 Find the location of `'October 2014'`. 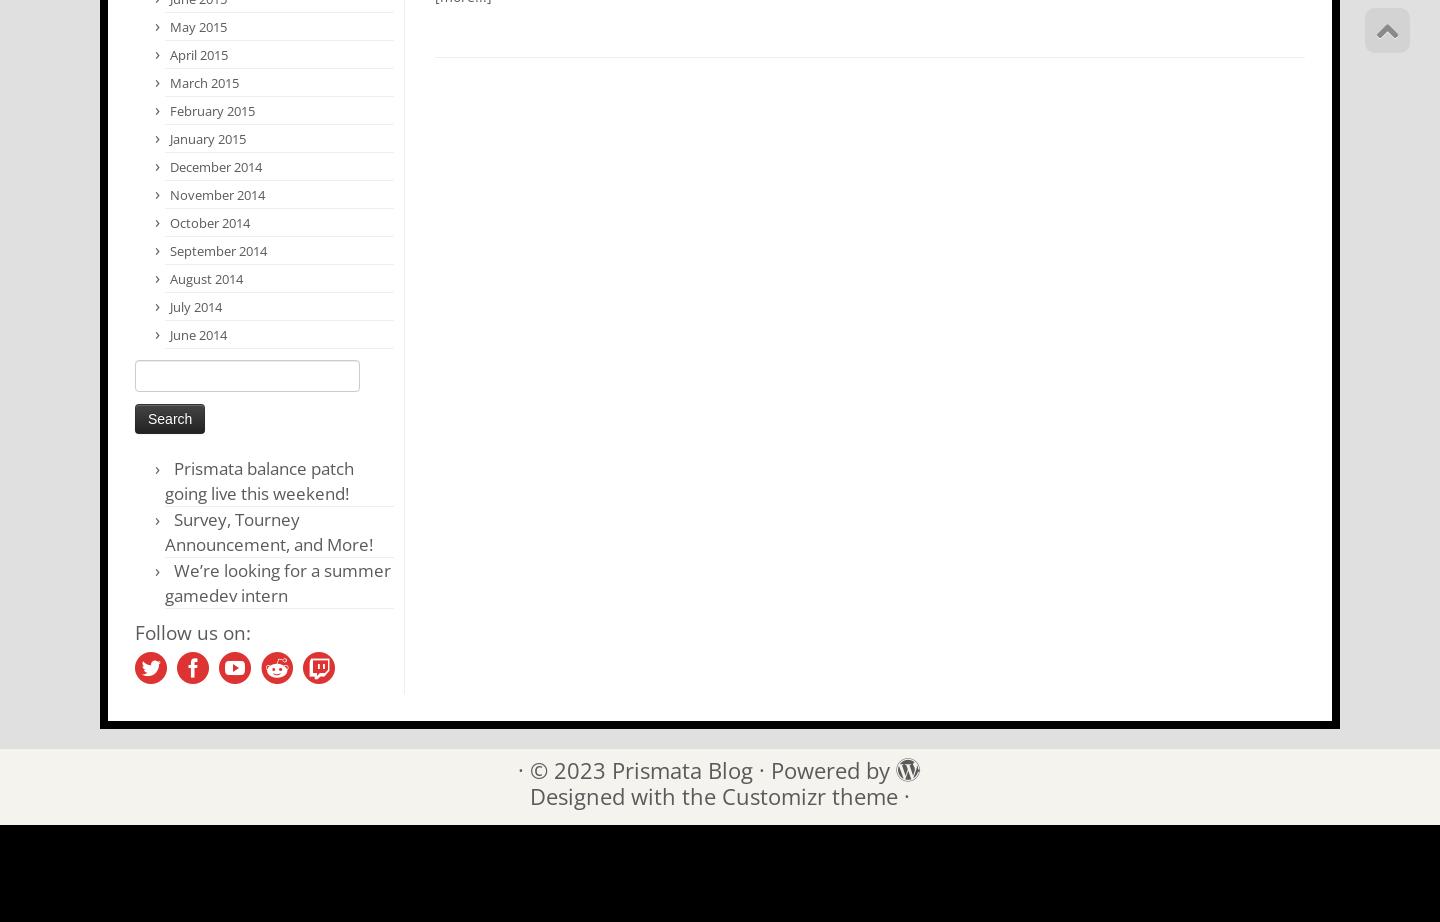

'October 2014' is located at coordinates (209, 223).